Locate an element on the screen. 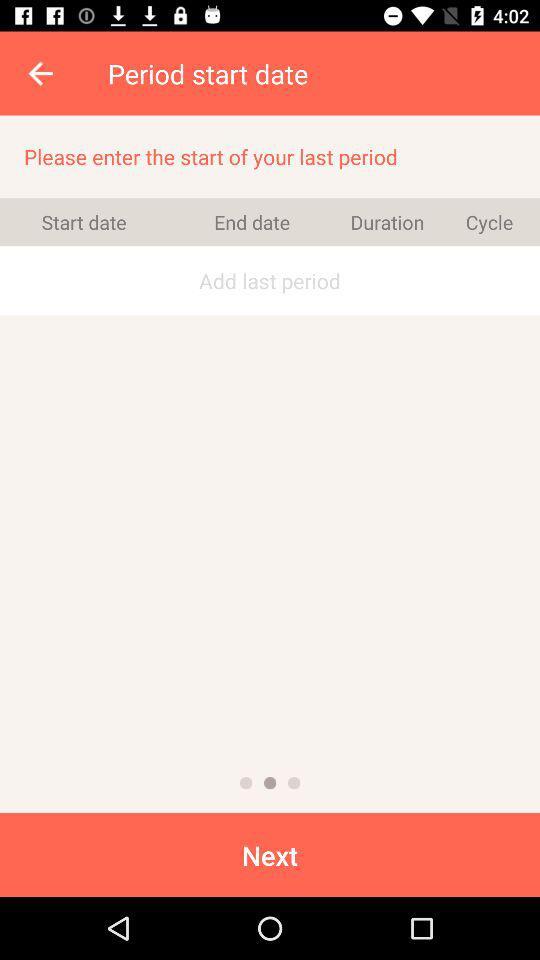  go back is located at coordinates (42, 73).